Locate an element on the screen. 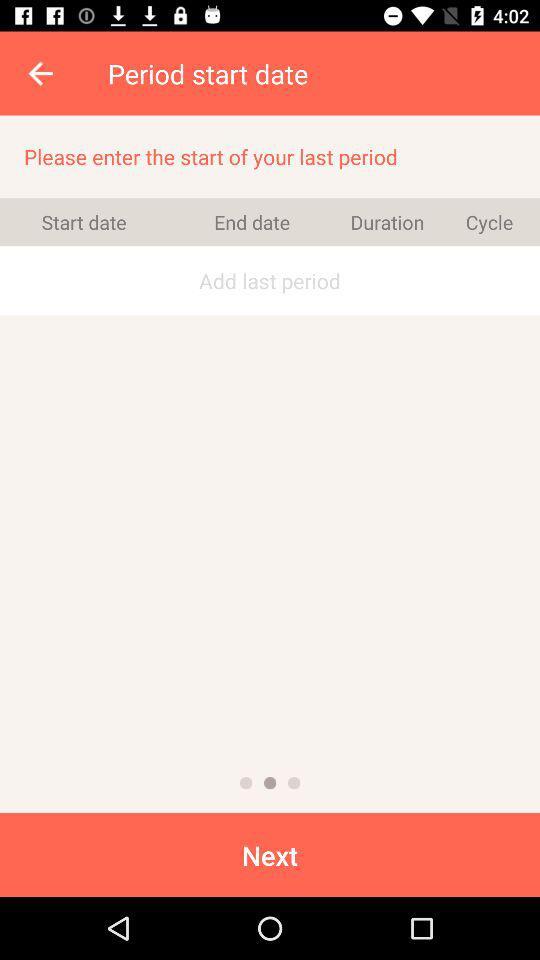  go back is located at coordinates (42, 73).